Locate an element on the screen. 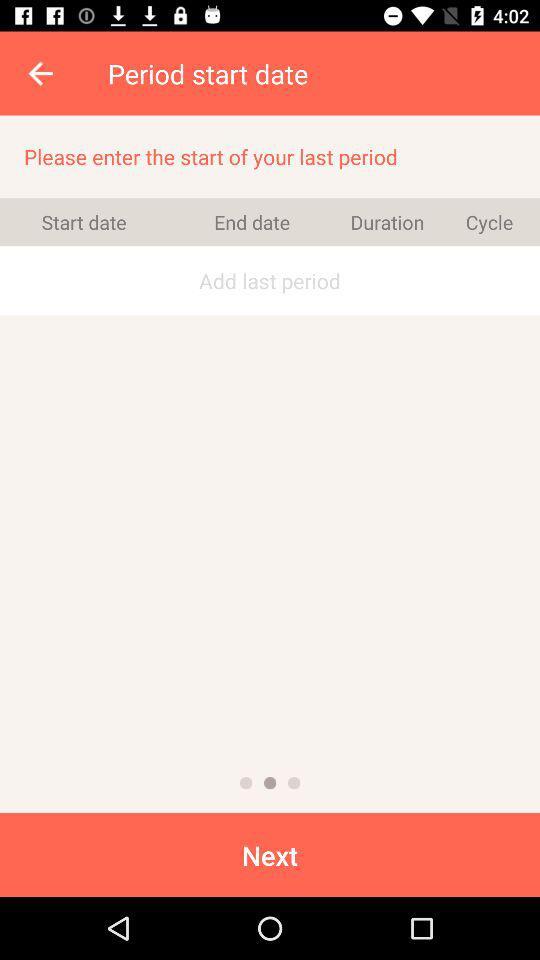  go back is located at coordinates (42, 73).